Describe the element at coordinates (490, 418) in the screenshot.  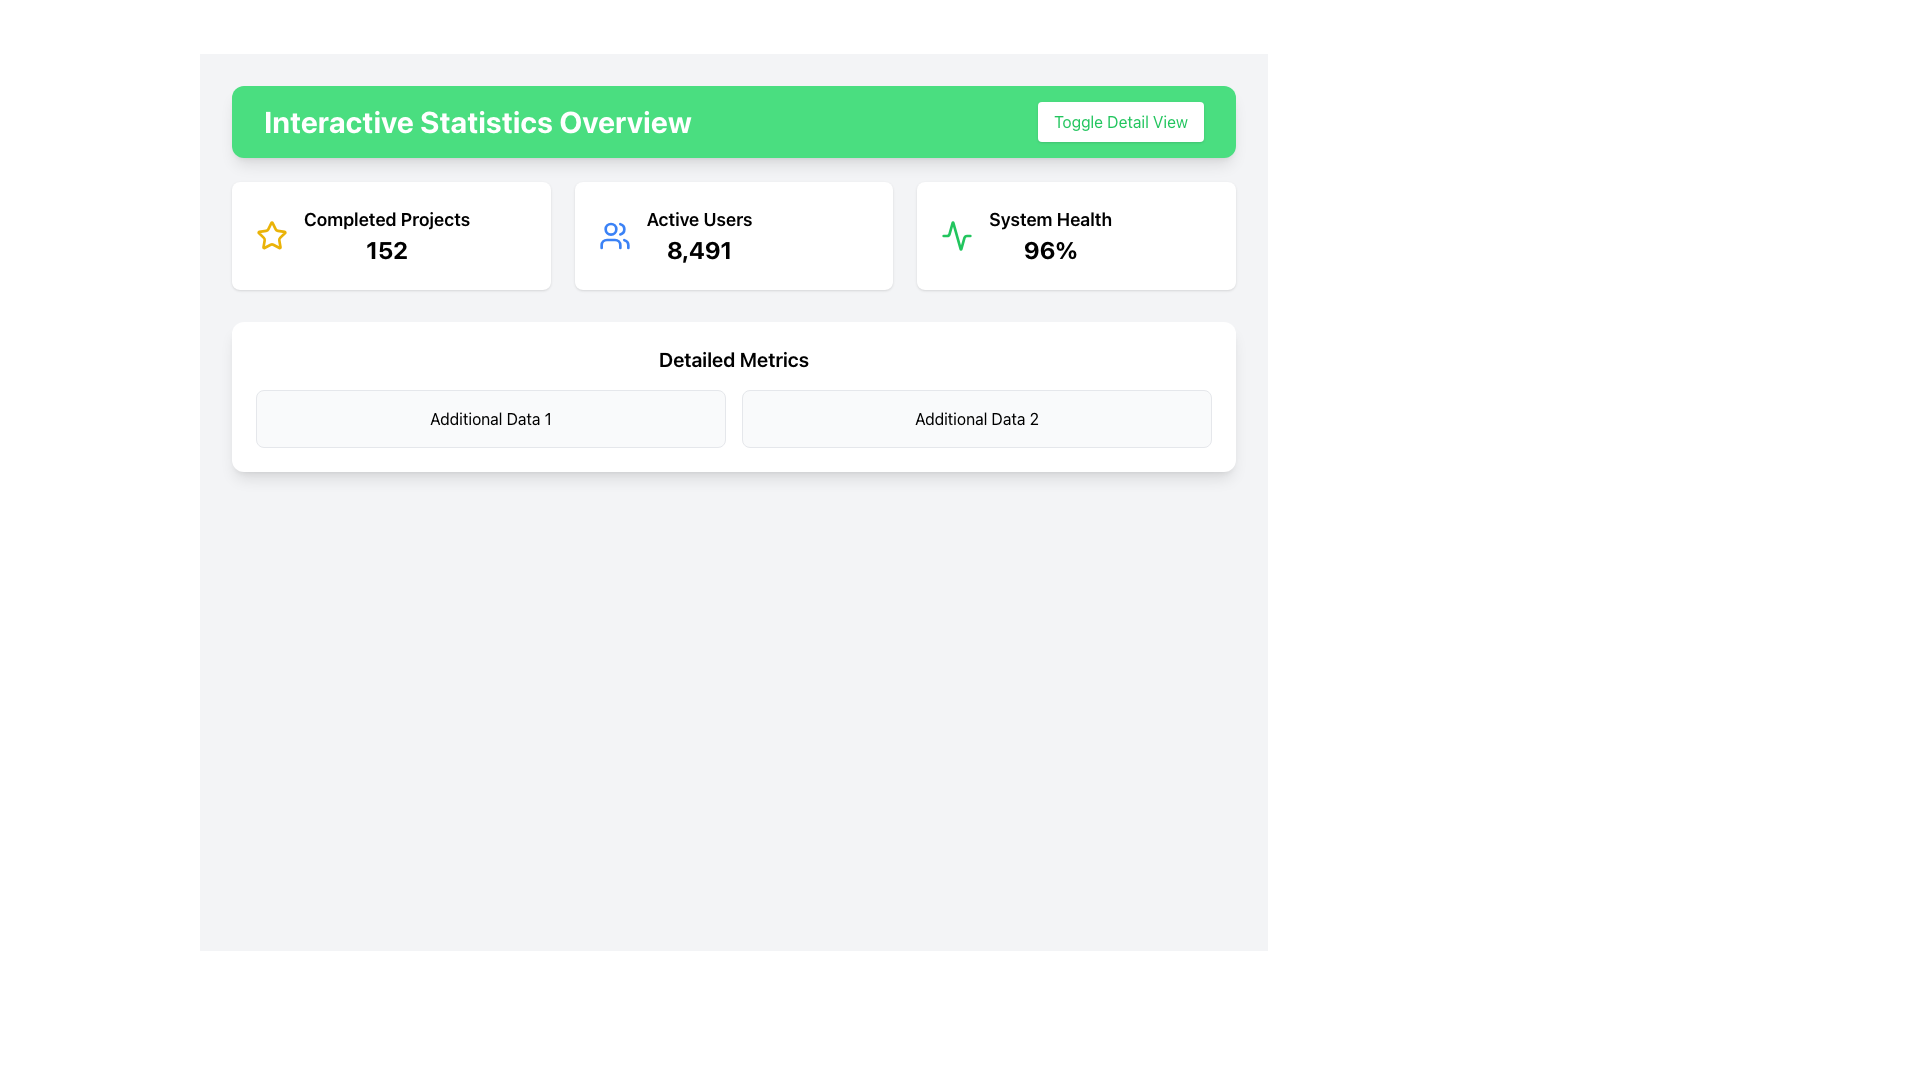
I see `the informational card displaying 'Additional Data 1', which is the first tile in the row under the 'Detailed Metrics' heading` at that location.